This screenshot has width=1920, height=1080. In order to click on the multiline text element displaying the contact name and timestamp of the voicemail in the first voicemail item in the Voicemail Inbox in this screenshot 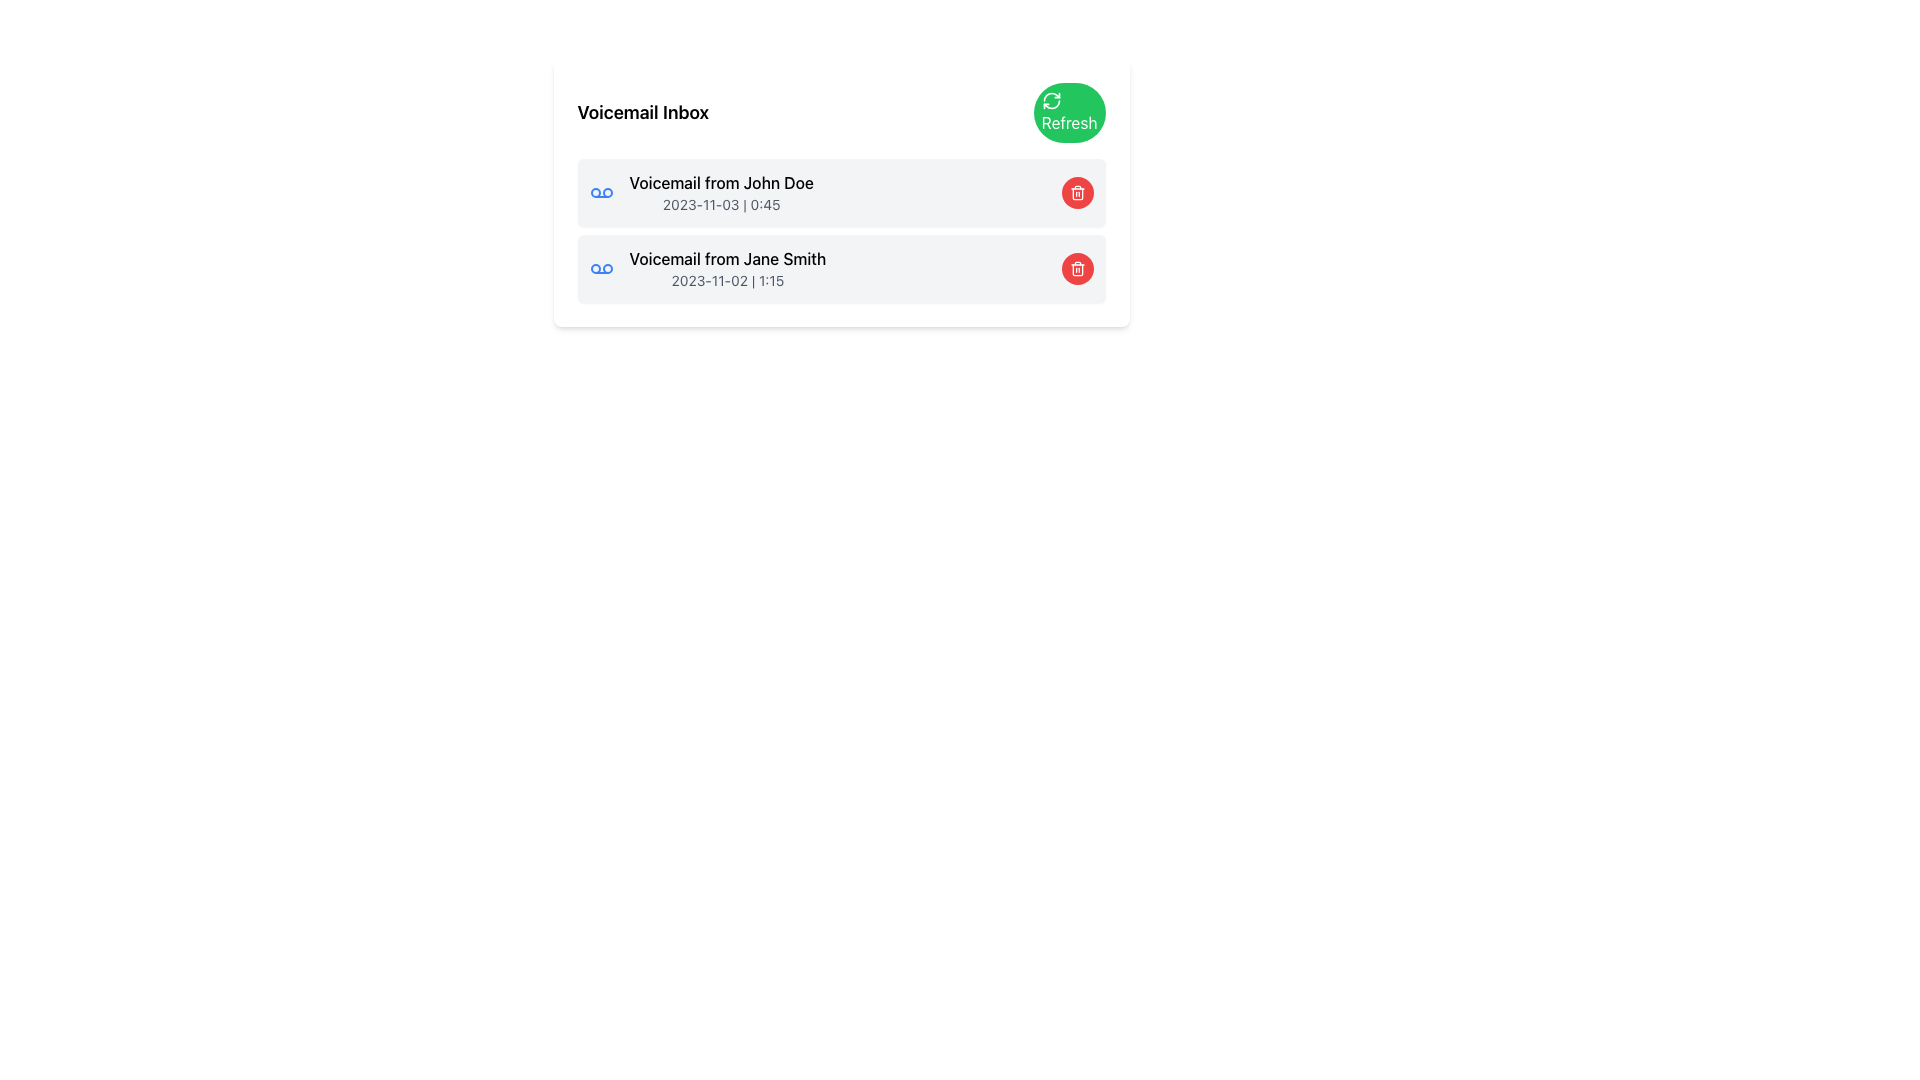, I will do `click(720, 192)`.